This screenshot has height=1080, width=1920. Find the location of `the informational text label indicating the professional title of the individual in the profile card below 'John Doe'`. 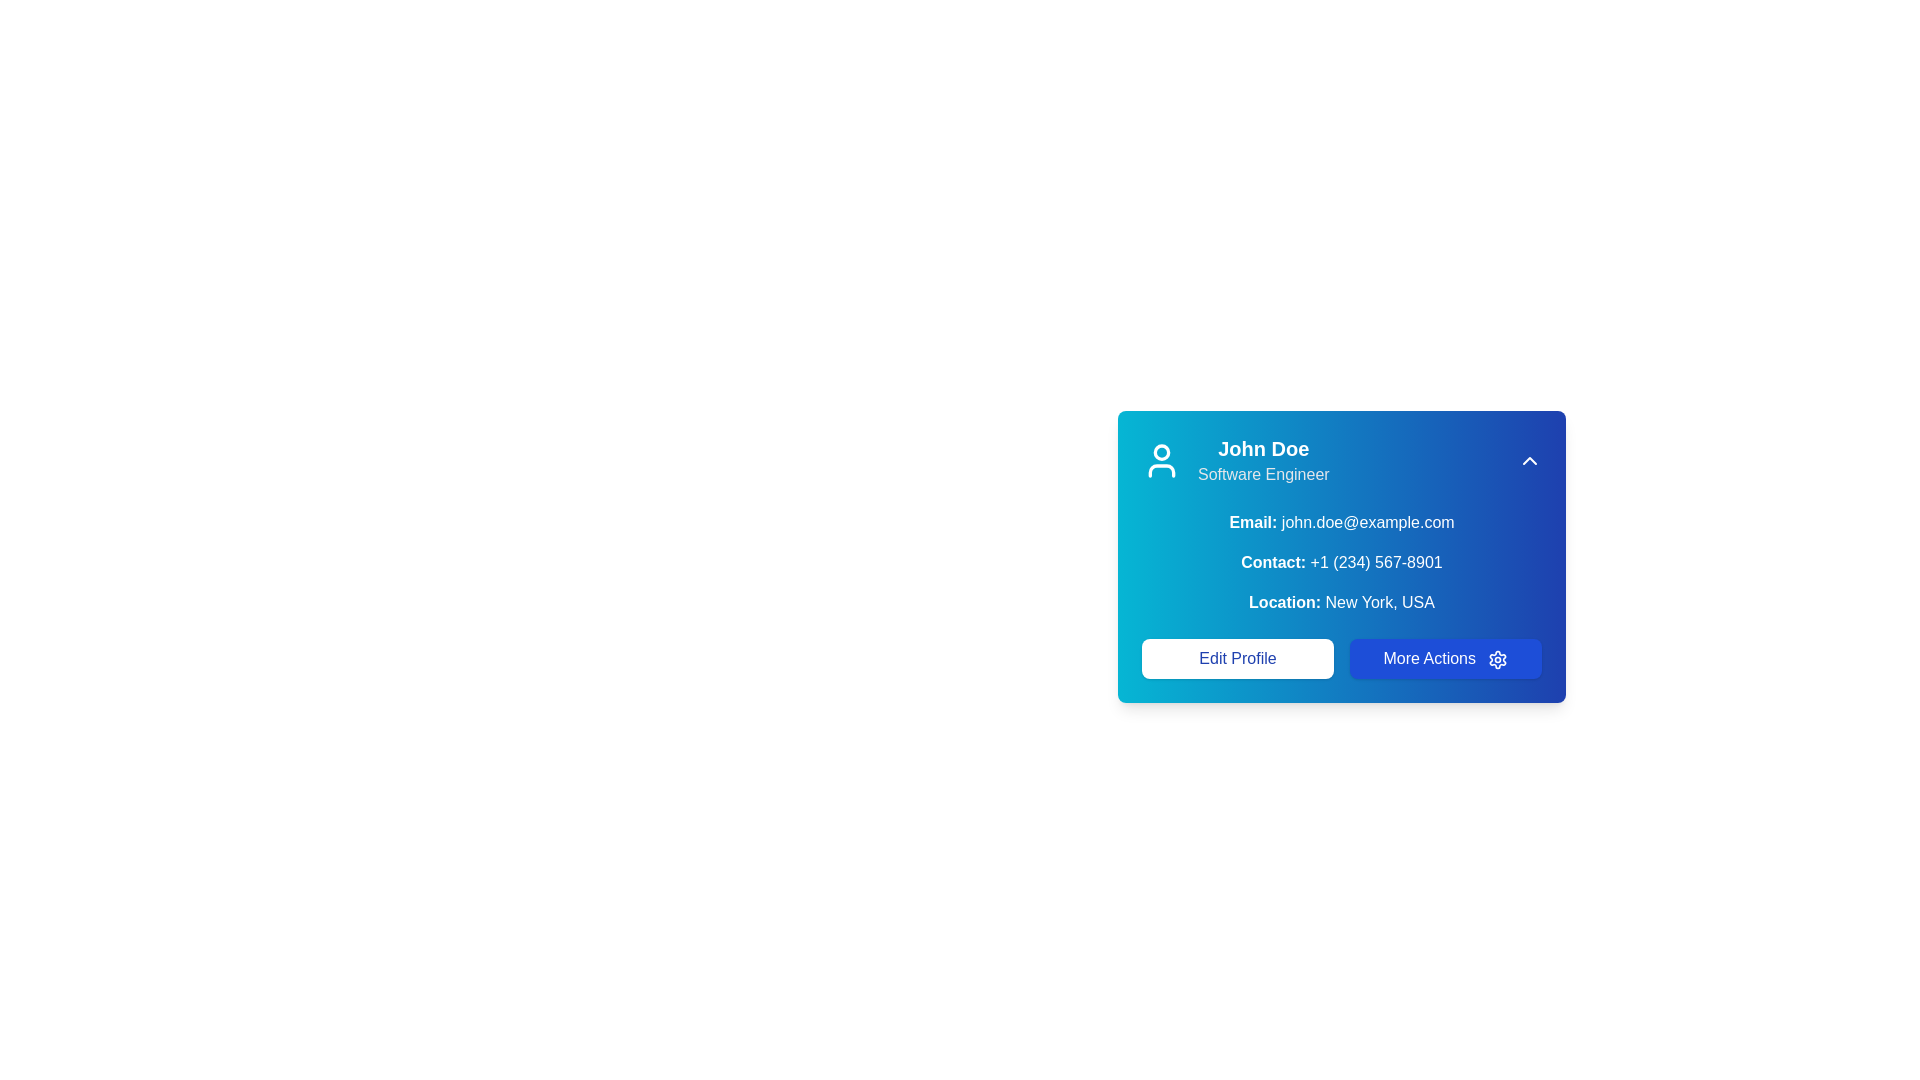

the informational text label indicating the professional title of the individual in the profile card below 'John Doe' is located at coordinates (1262, 474).